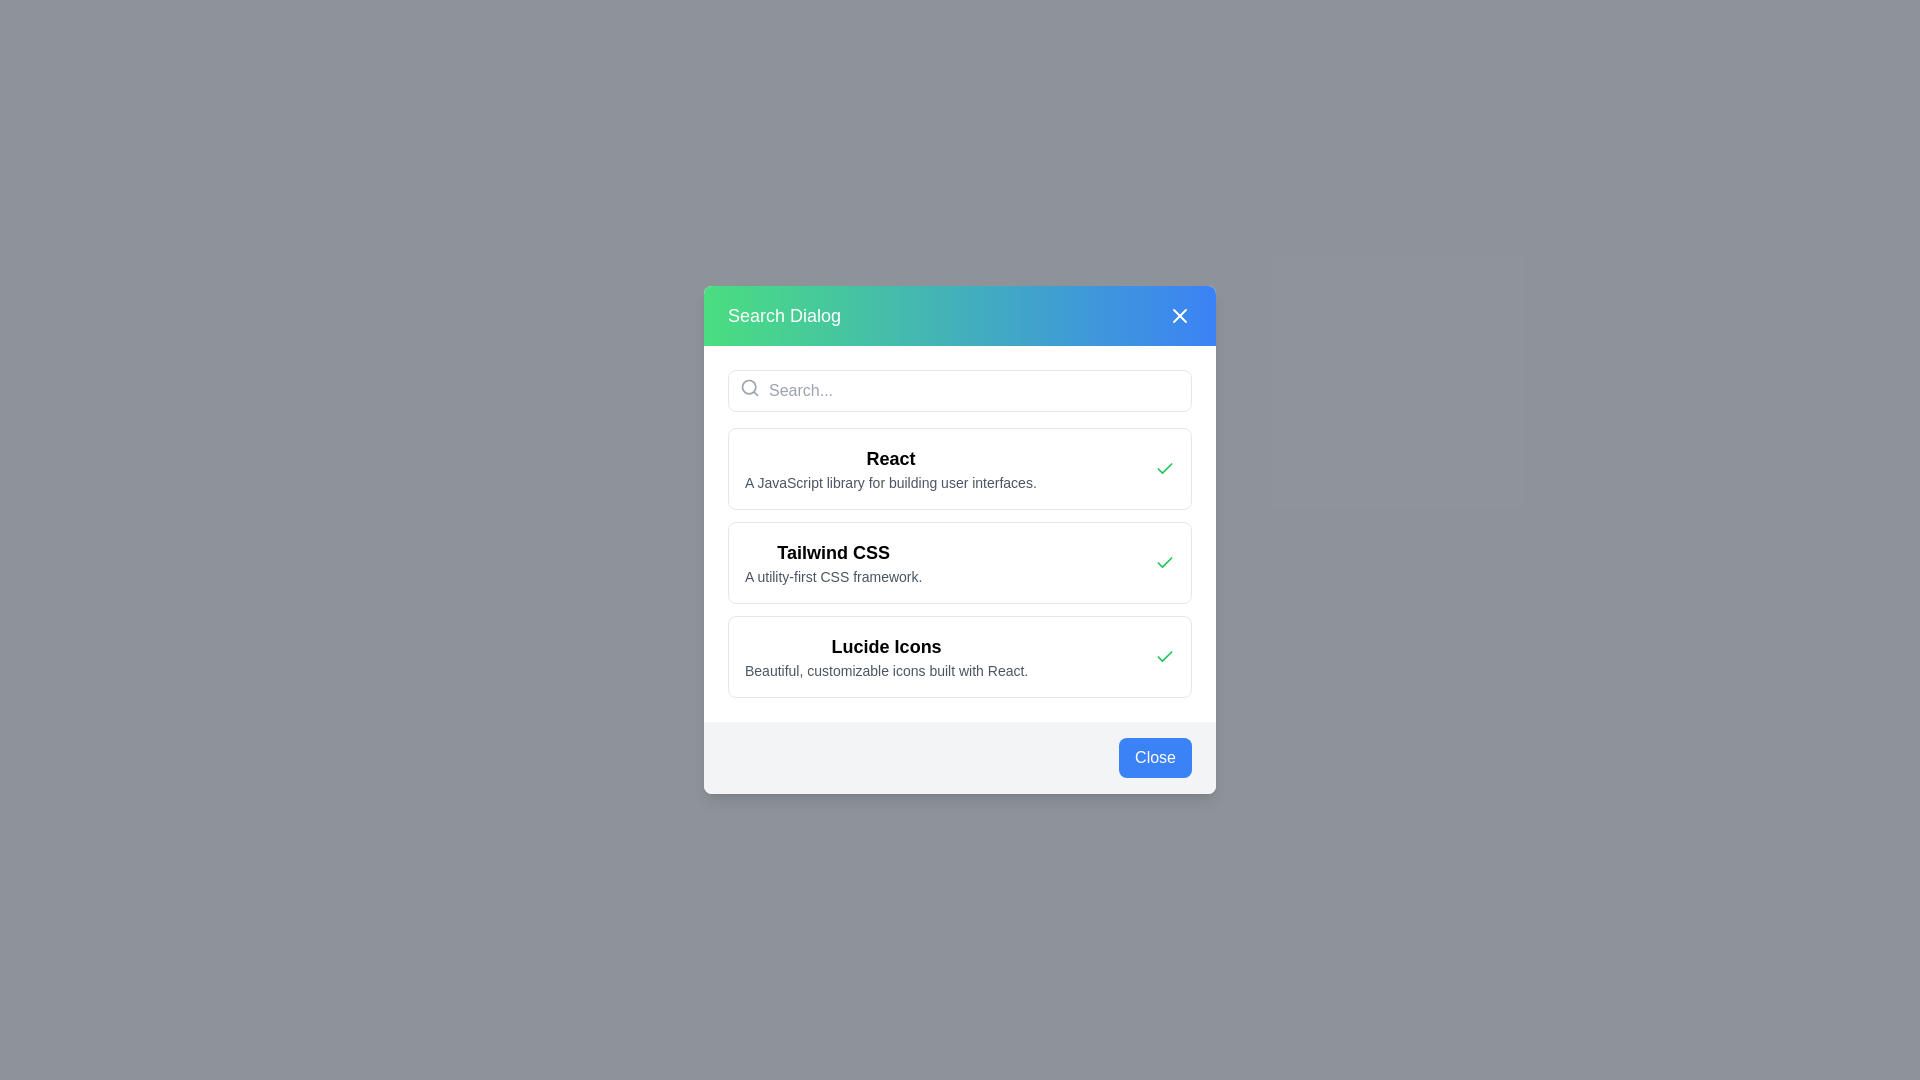 Image resolution: width=1920 pixels, height=1080 pixels. Describe the element at coordinates (885, 671) in the screenshot. I see `descriptive text content that states 'Beautiful, customizable icons built with React.', which is located directly below the heading 'Lucide Icons' in the dialog box` at that location.